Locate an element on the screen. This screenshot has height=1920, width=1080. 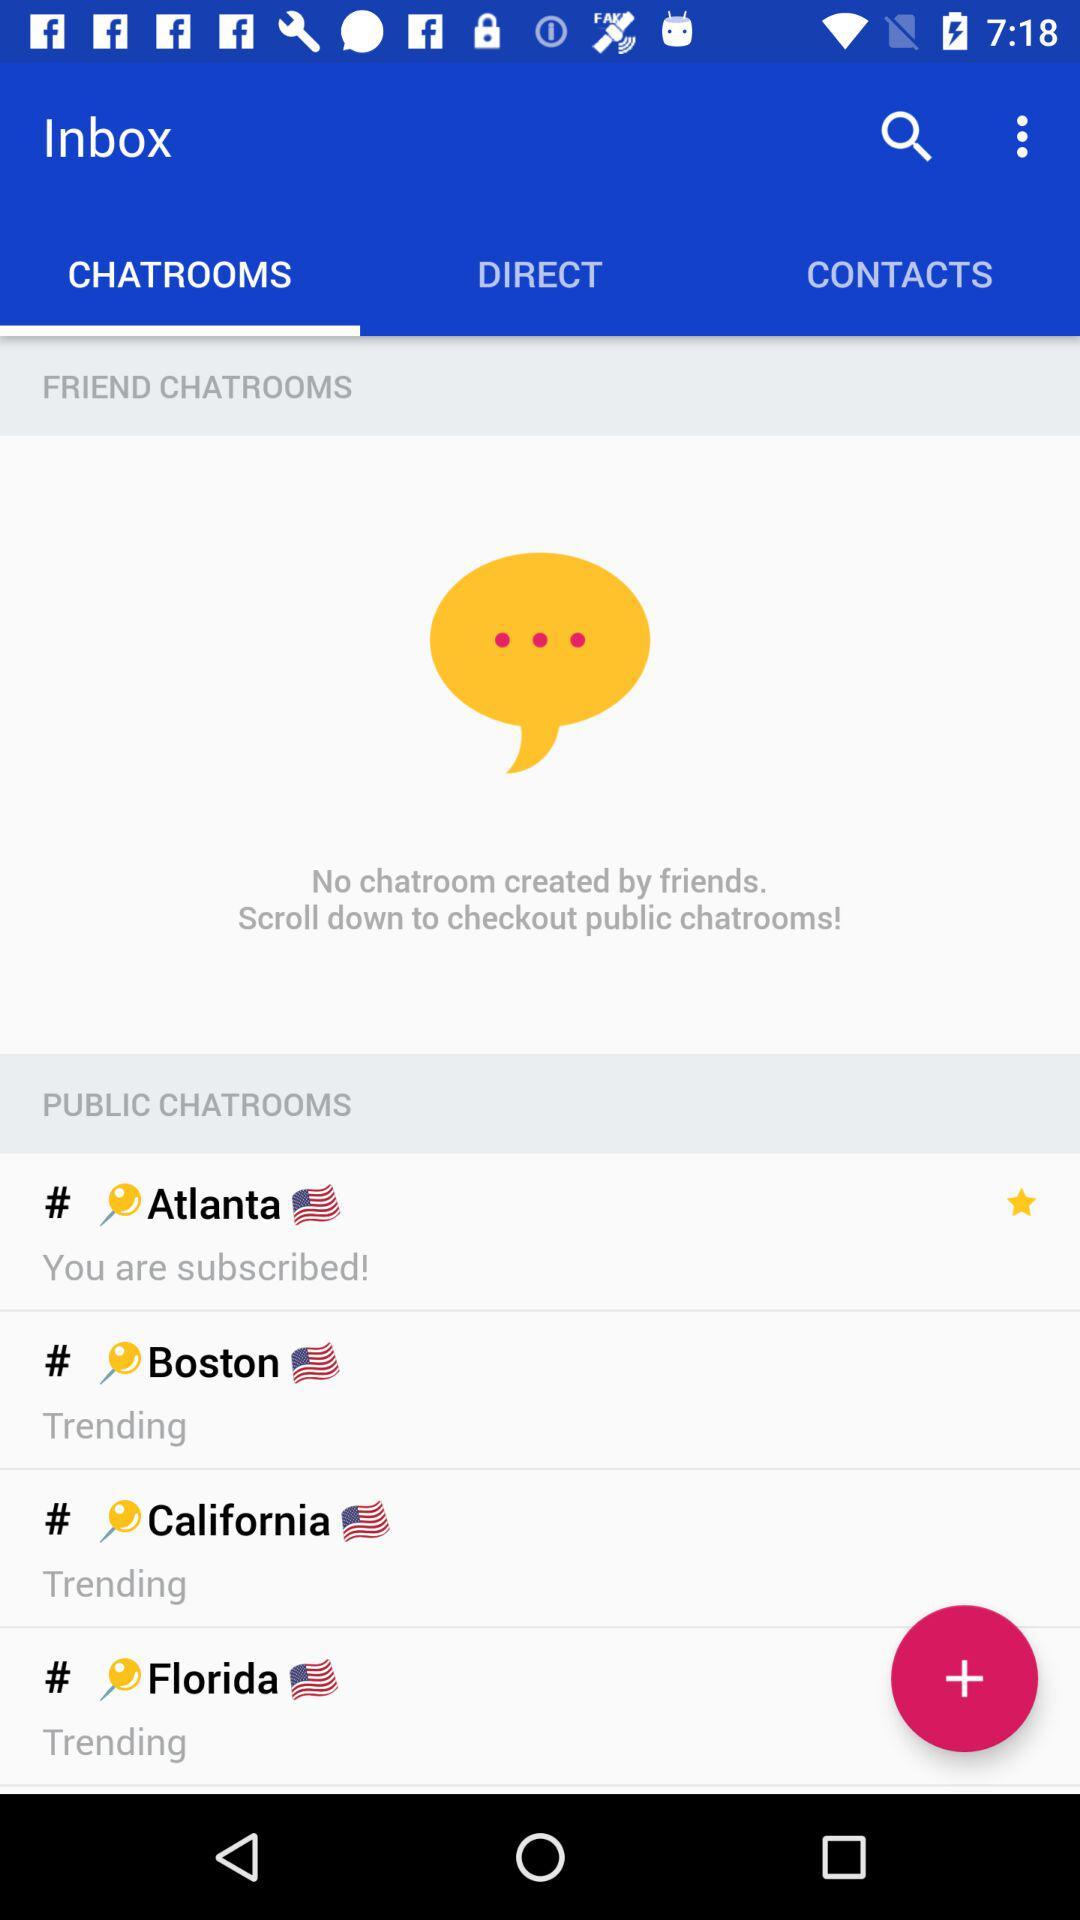
chatroom is located at coordinates (963, 1678).